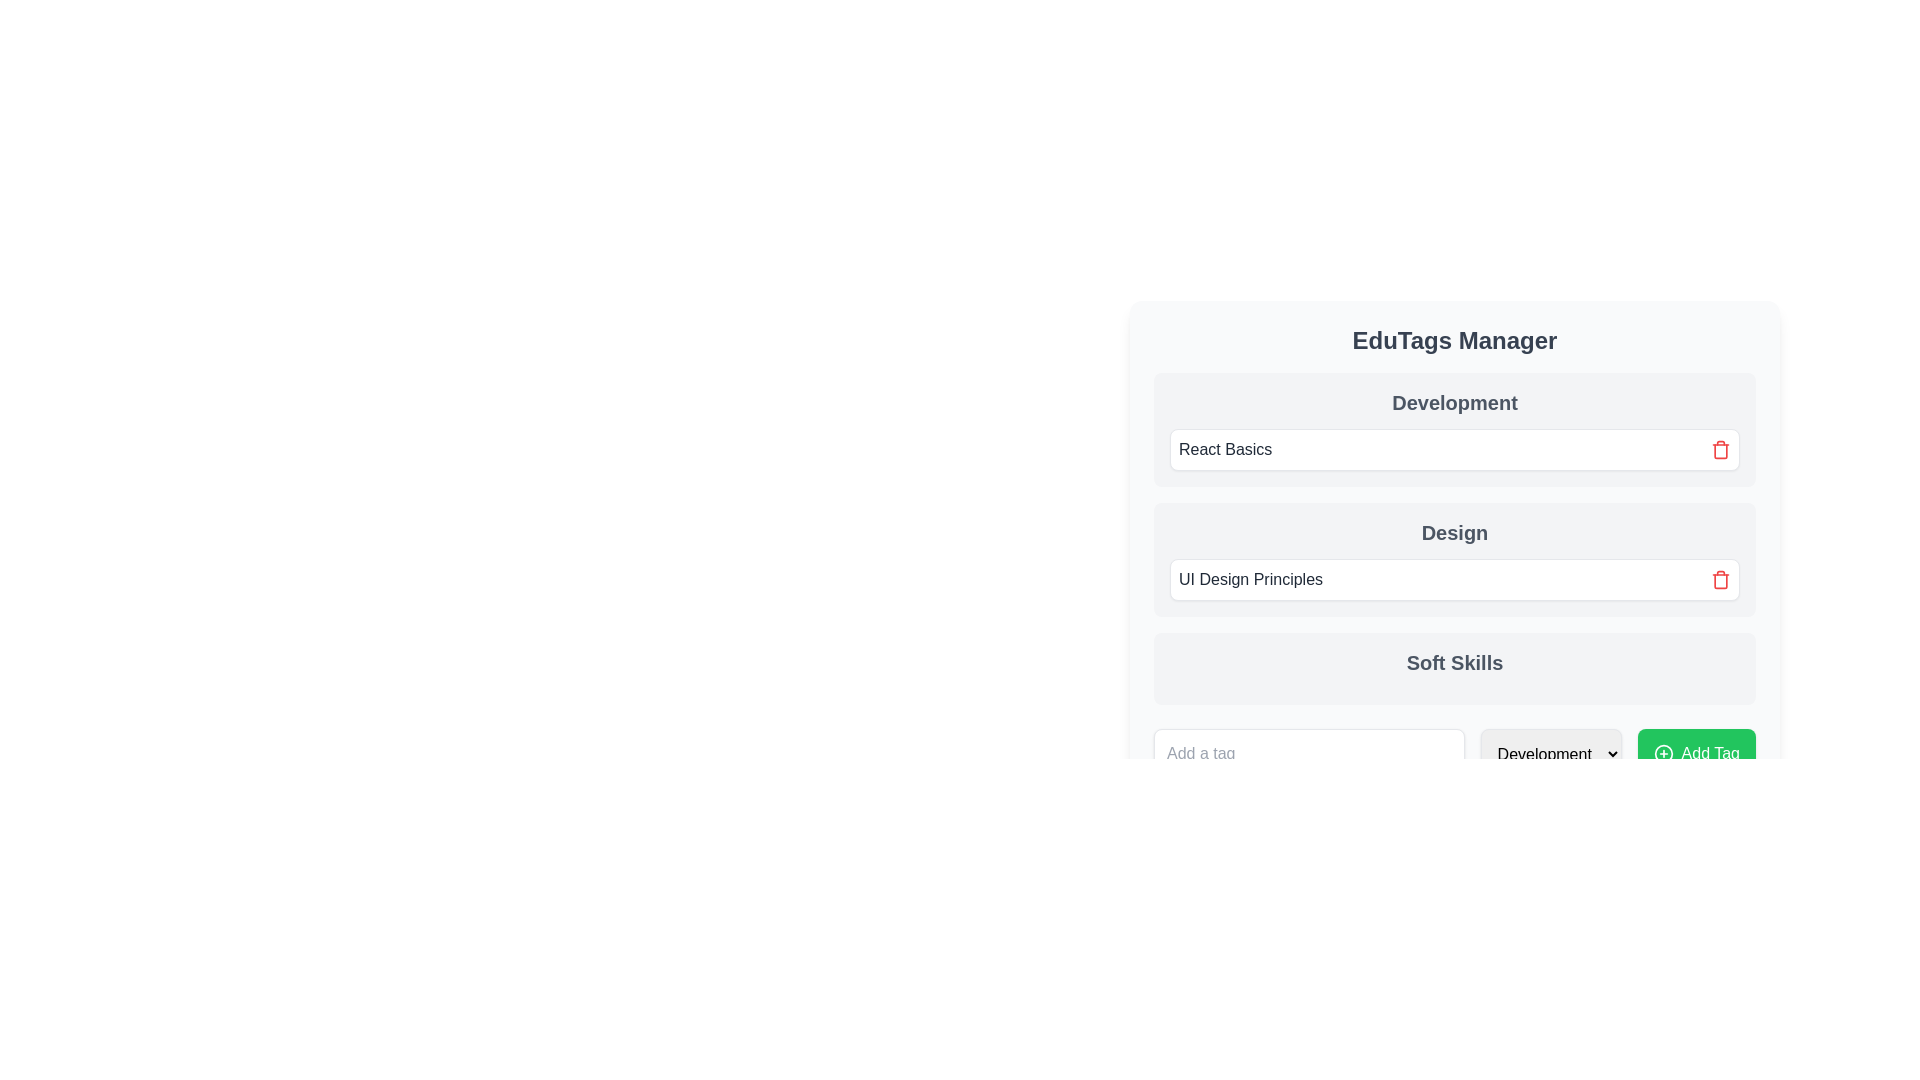 The image size is (1920, 1080). I want to click on the text label element displaying 'React Basics' located under the 'Development' header, so click(1224, 450).